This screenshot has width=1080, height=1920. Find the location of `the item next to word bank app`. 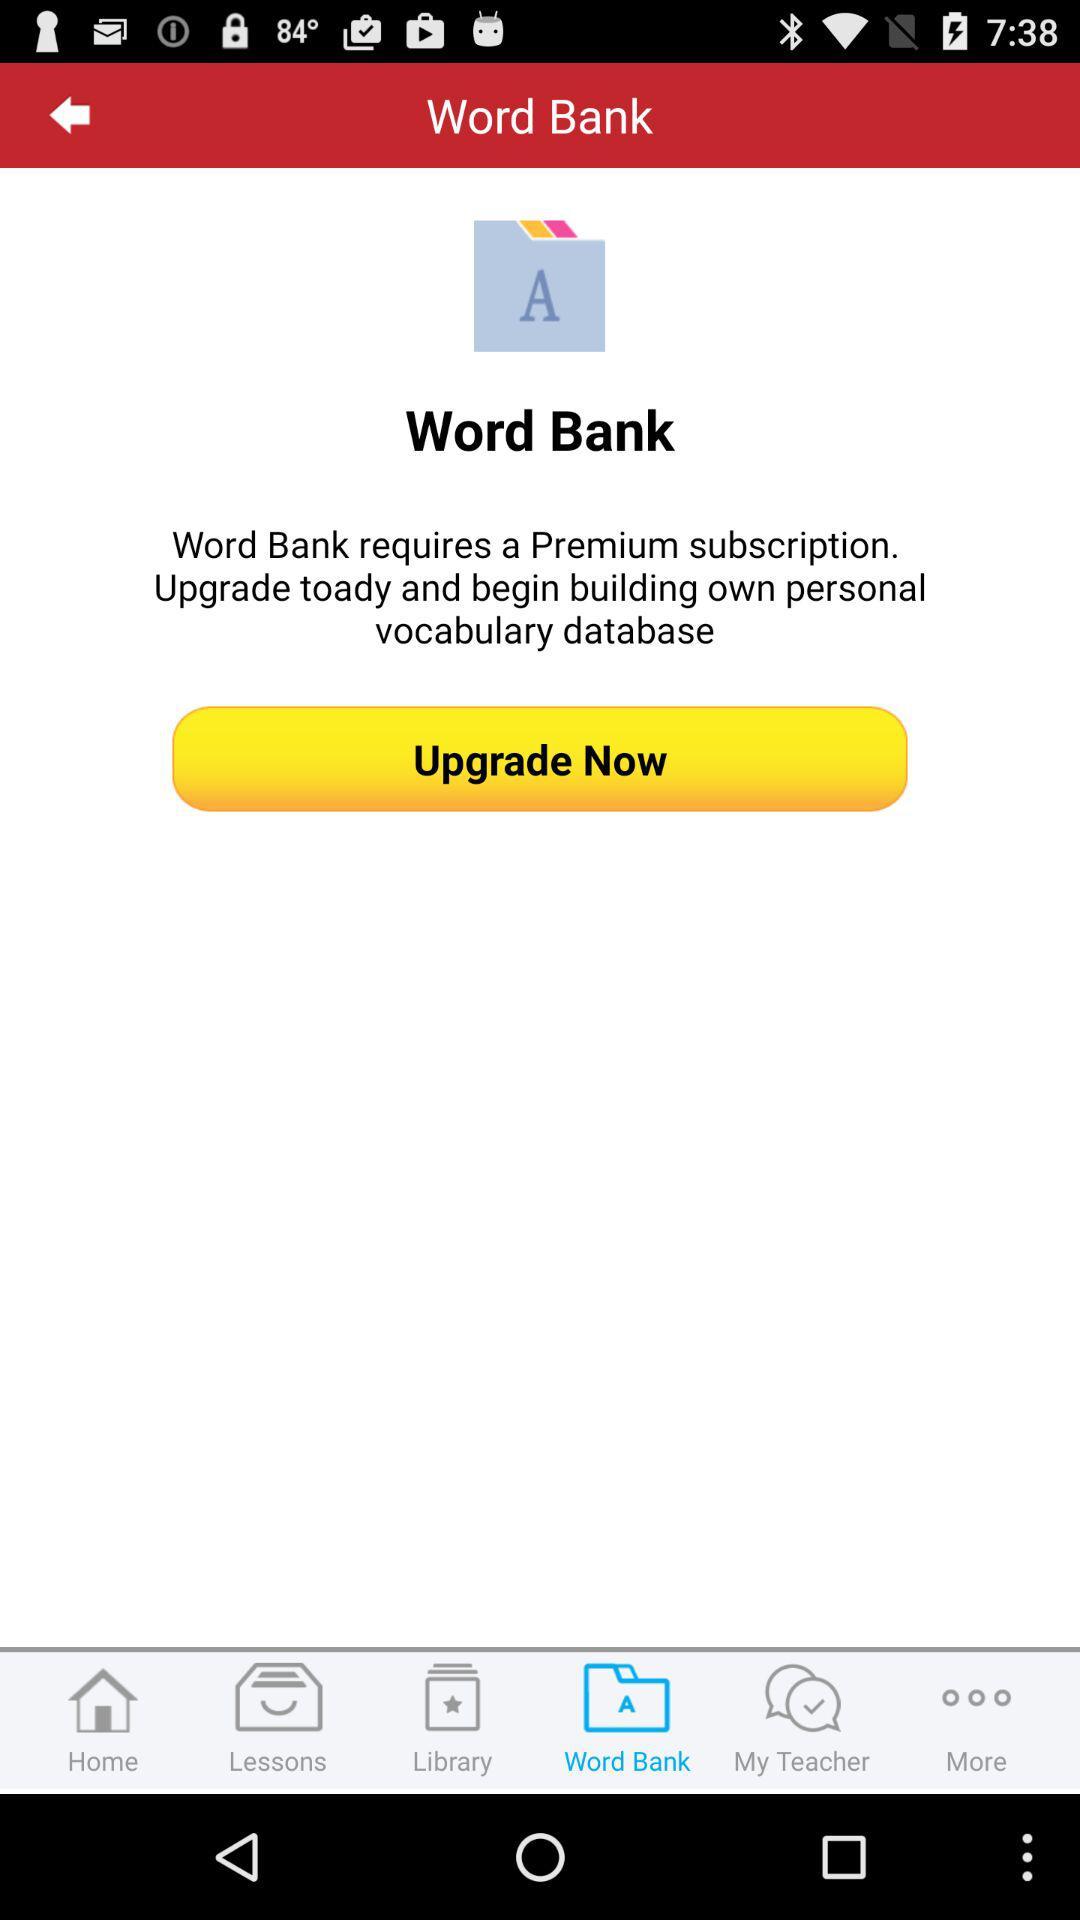

the item next to word bank app is located at coordinates (69, 114).